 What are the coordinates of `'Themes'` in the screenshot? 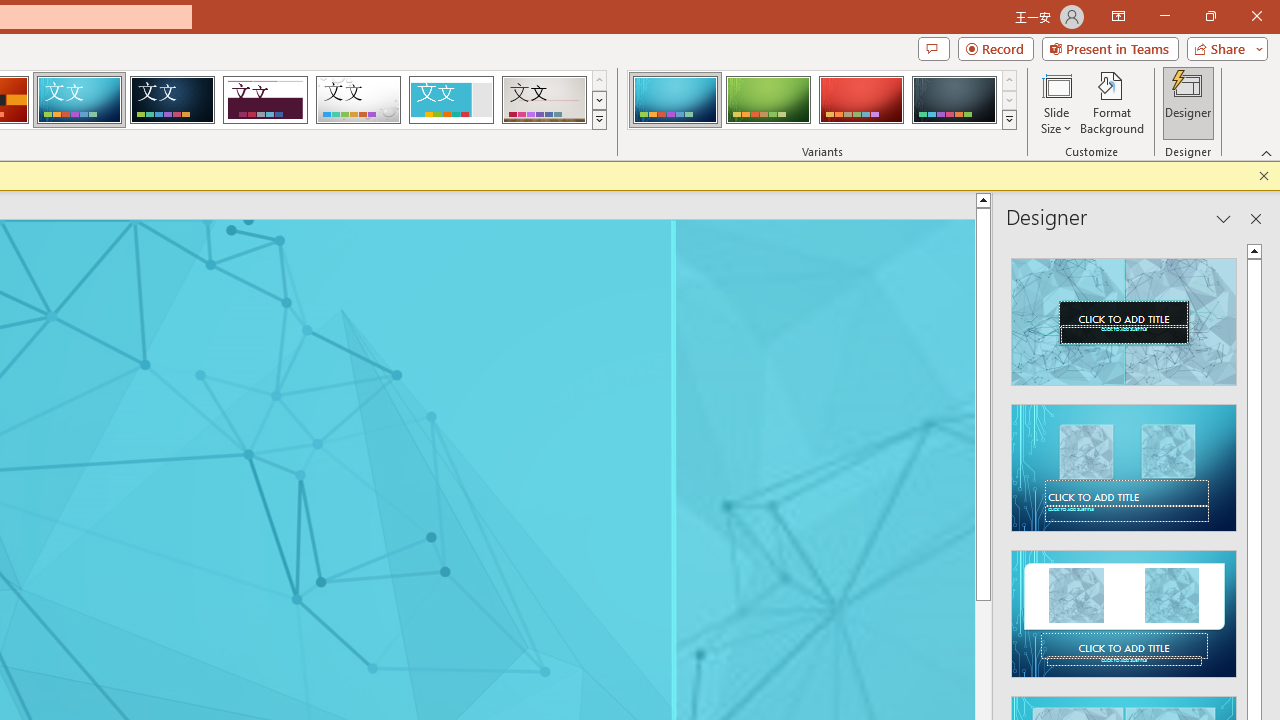 It's located at (598, 120).